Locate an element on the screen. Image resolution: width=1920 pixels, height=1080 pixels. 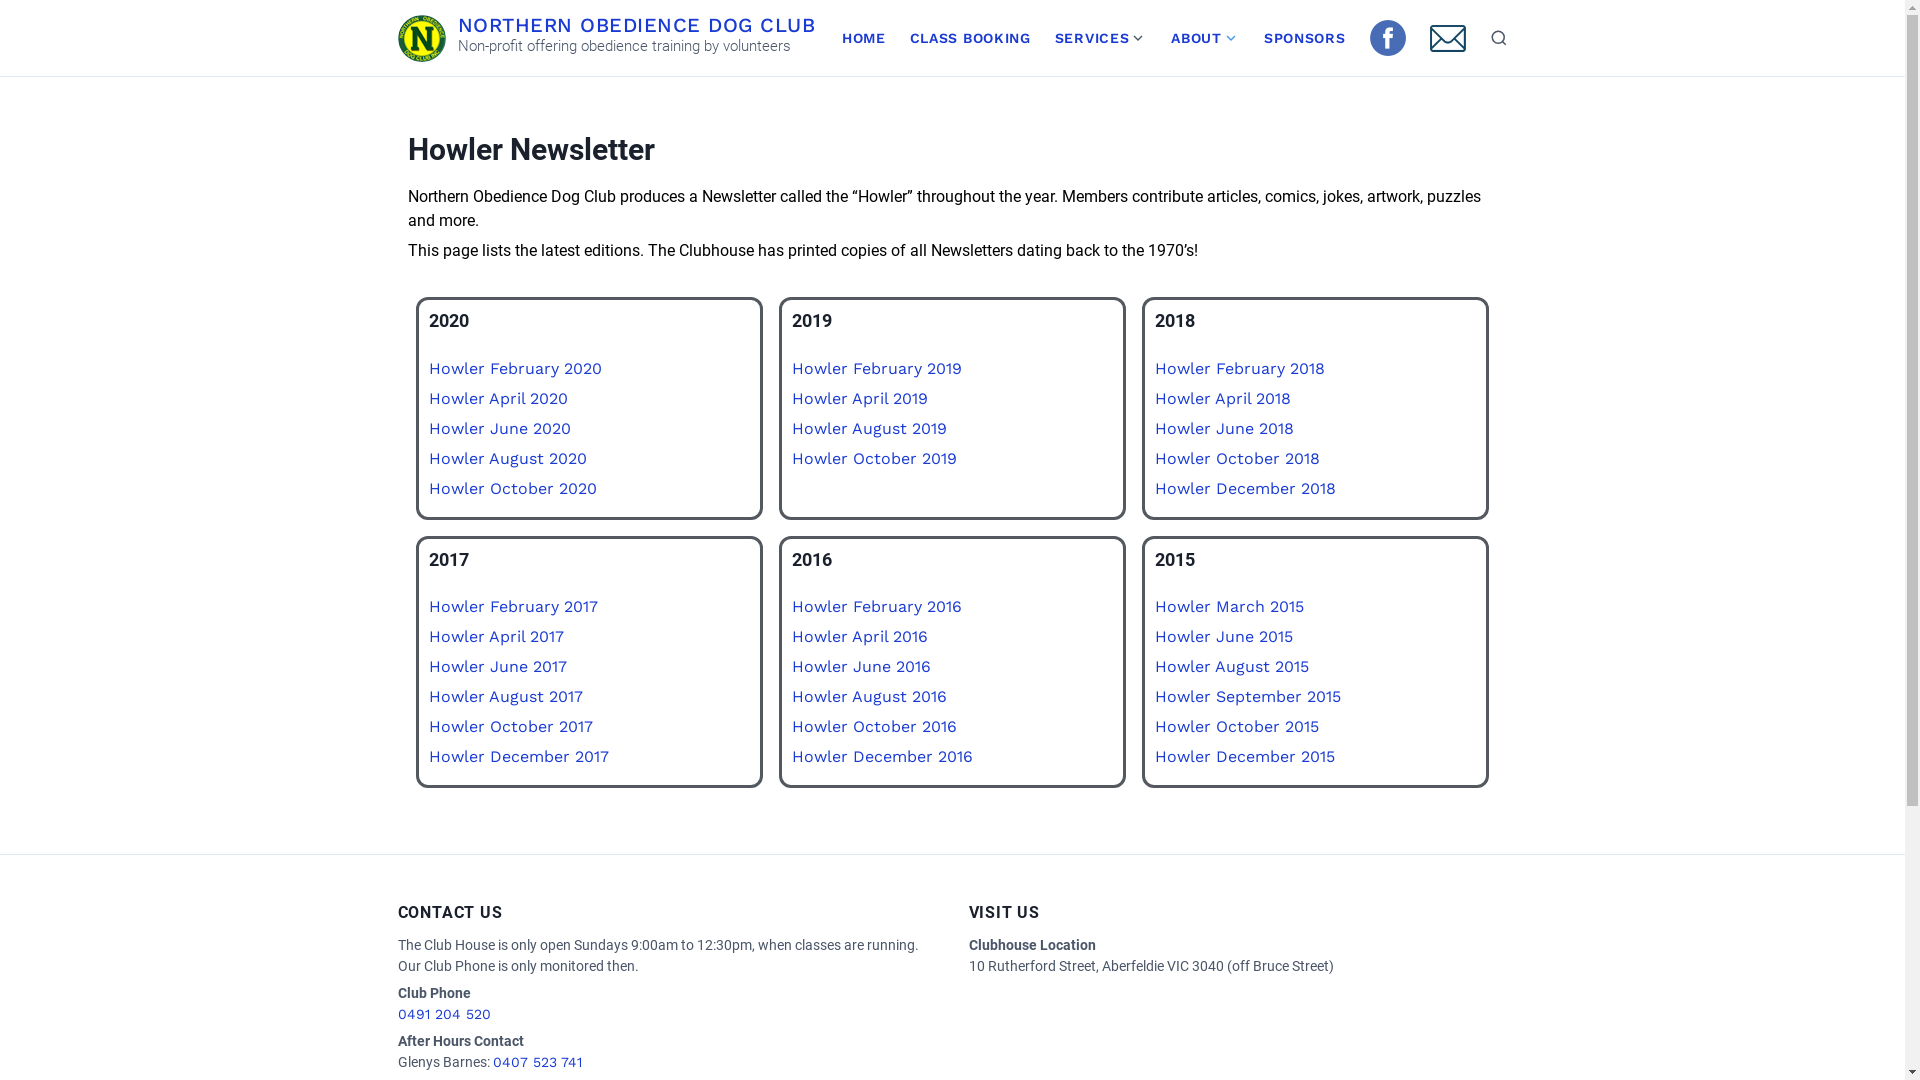
'Howler October 2015' is located at coordinates (1236, 726).